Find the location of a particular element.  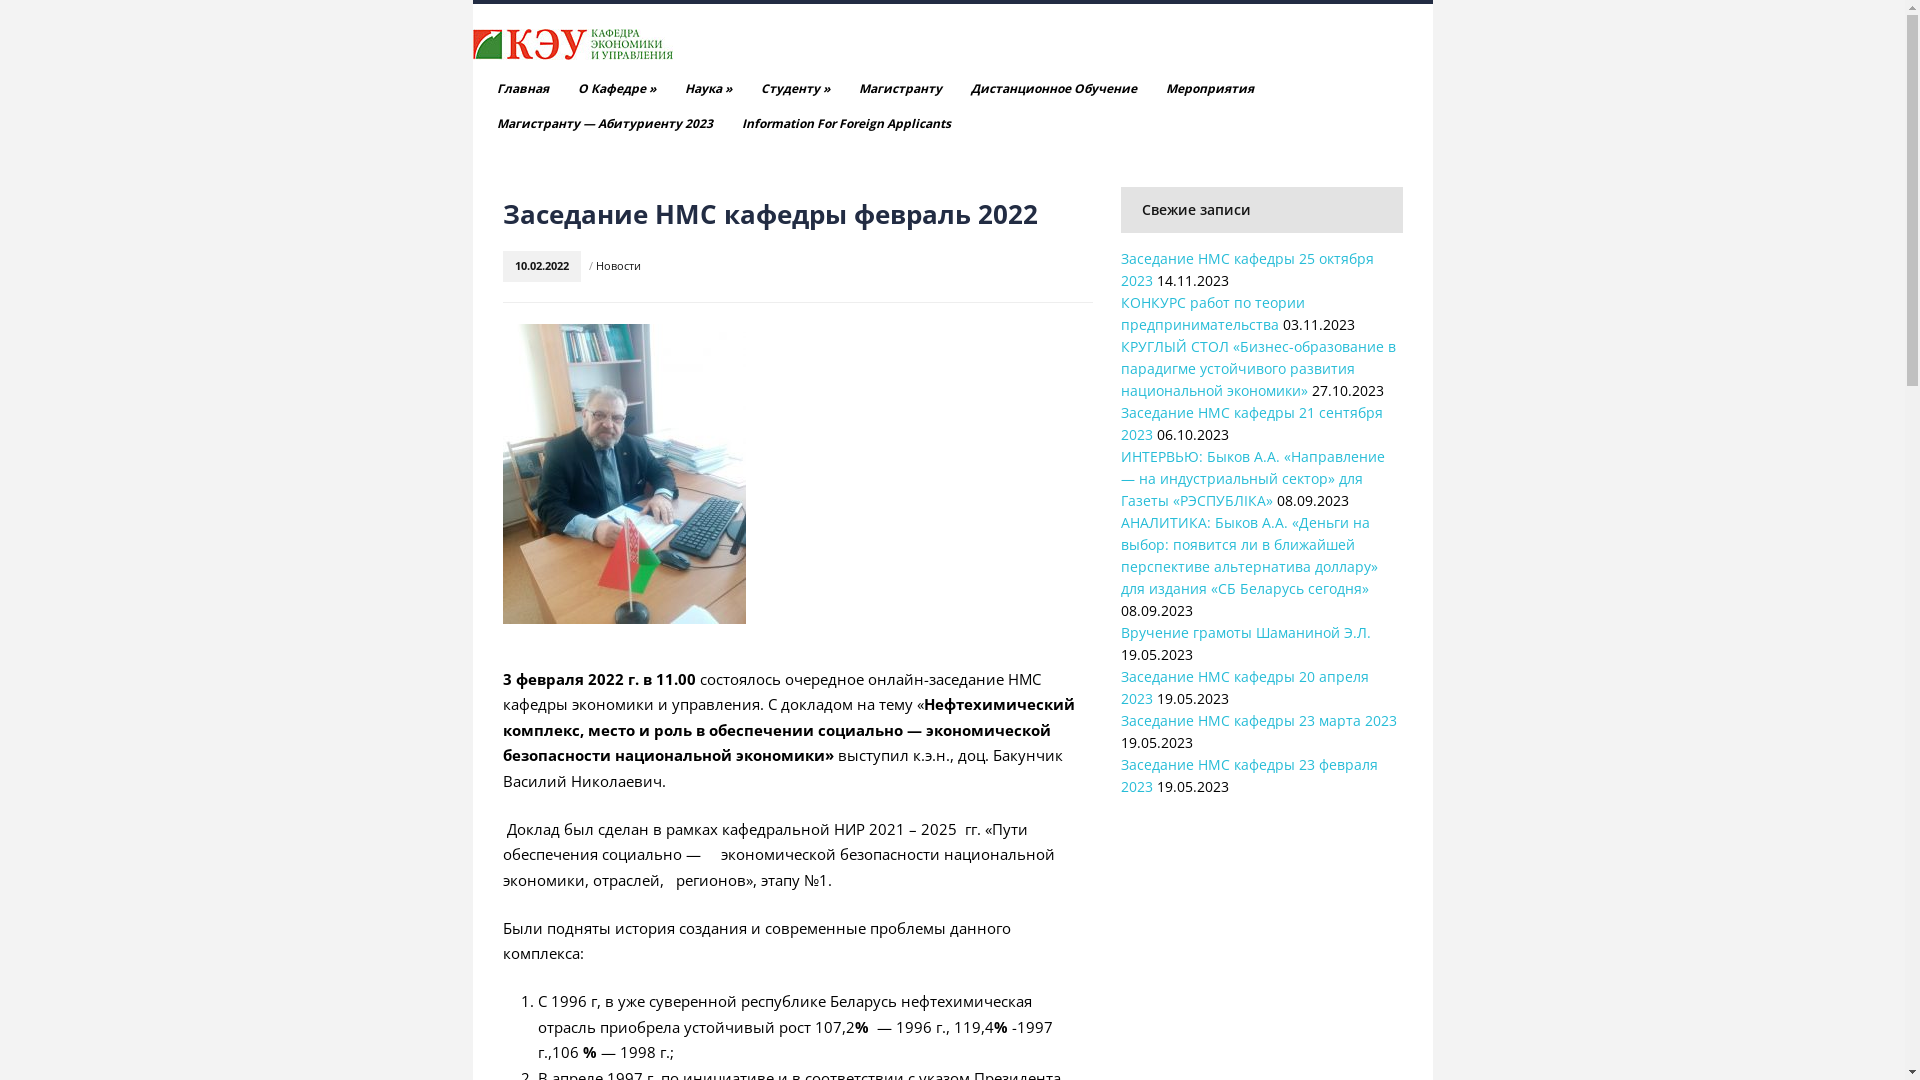

'Information For Foreign Applicants' is located at coordinates (846, 123).